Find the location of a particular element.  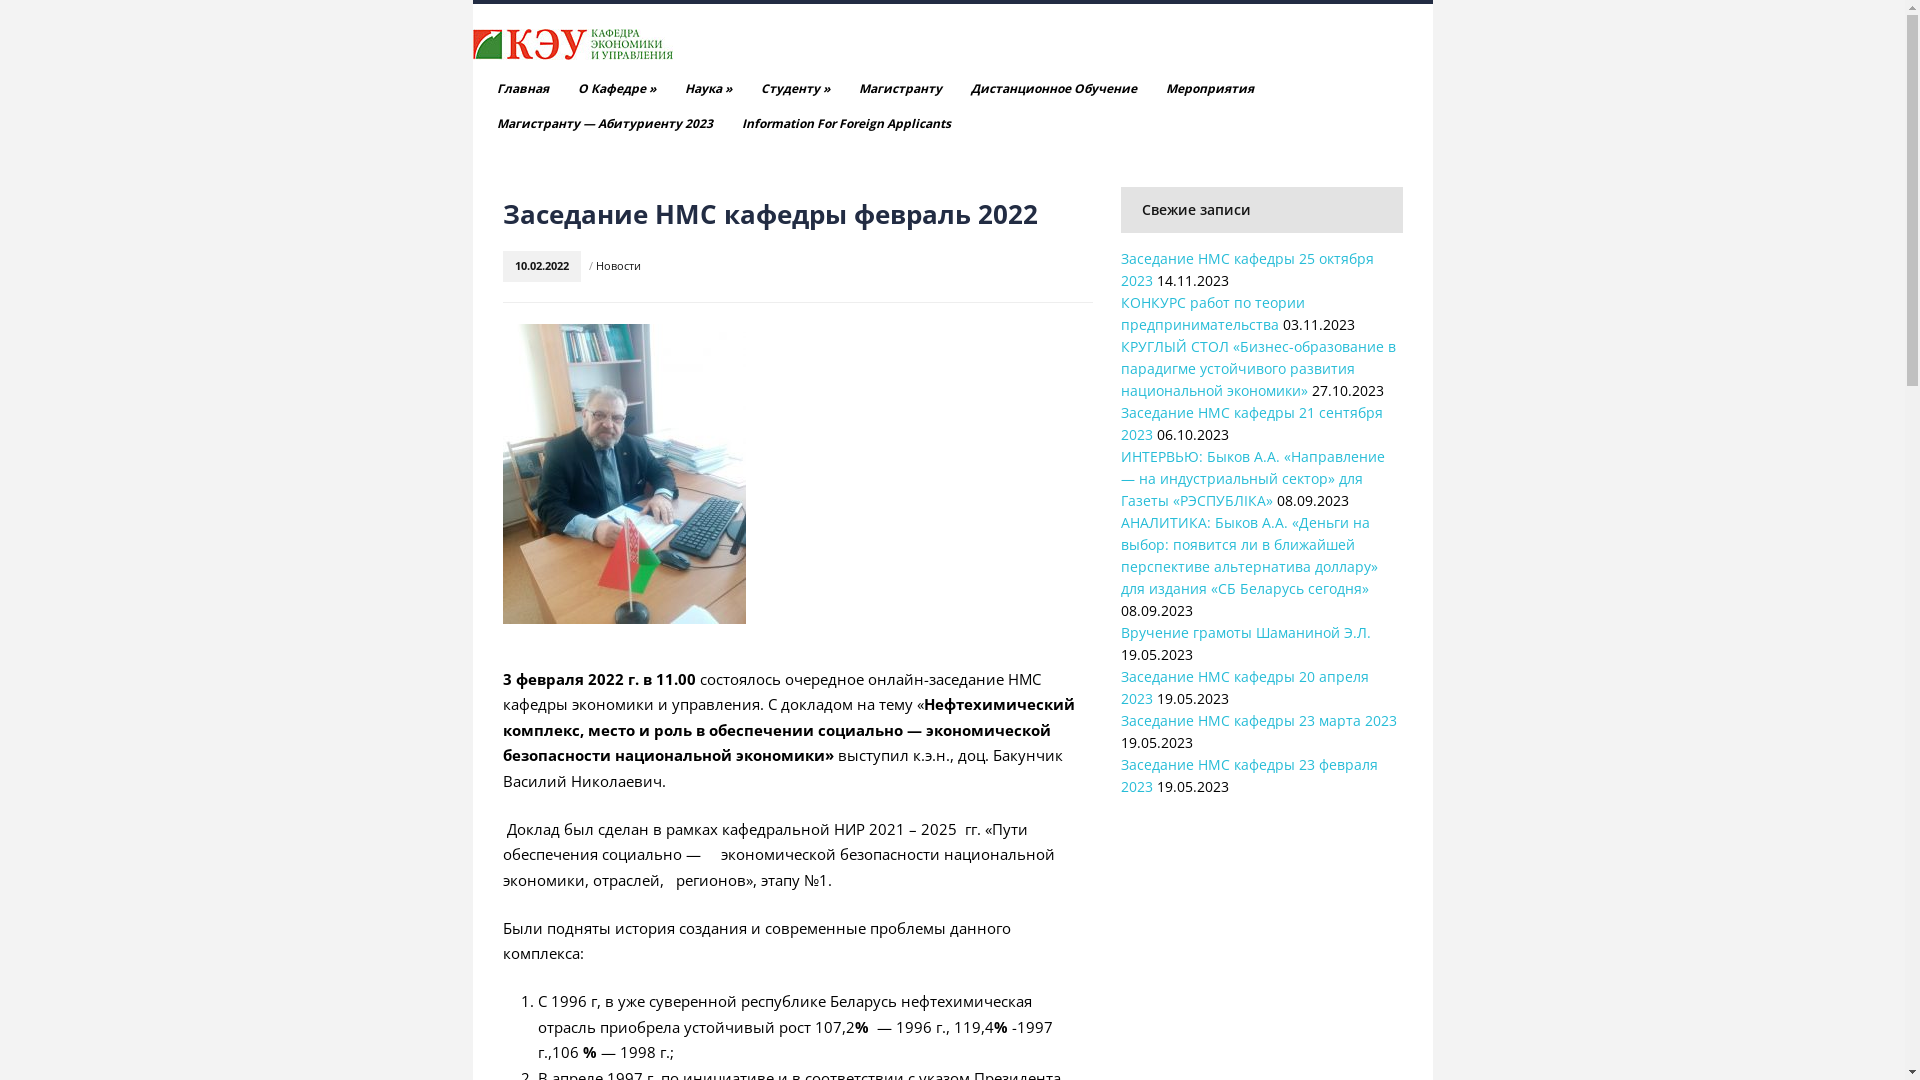

'Information For Foreign Applicants' is located at coordinates (846, 123).